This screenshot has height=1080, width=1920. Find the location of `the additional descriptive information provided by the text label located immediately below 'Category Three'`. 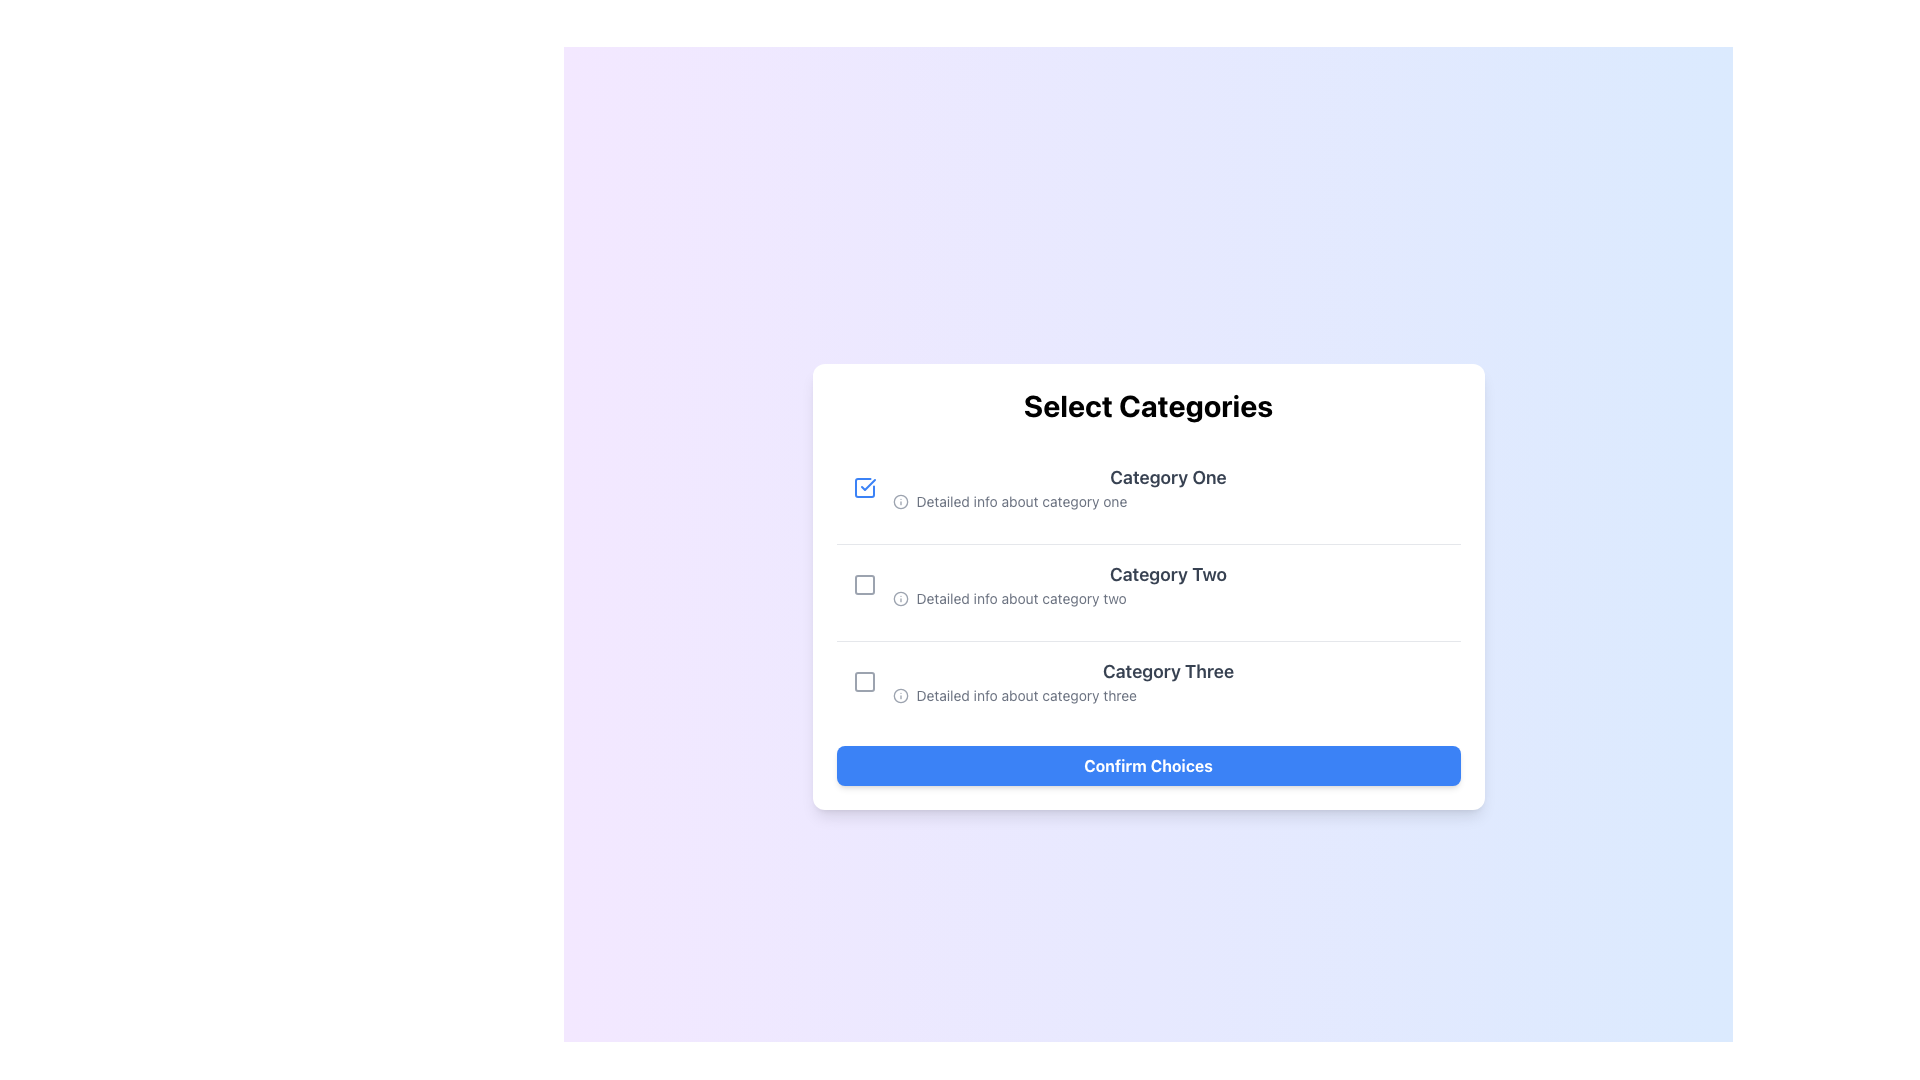

the additional descriptive information provided by the text label located immediately below 'Category Three' is located at coordinates (1168, 694).